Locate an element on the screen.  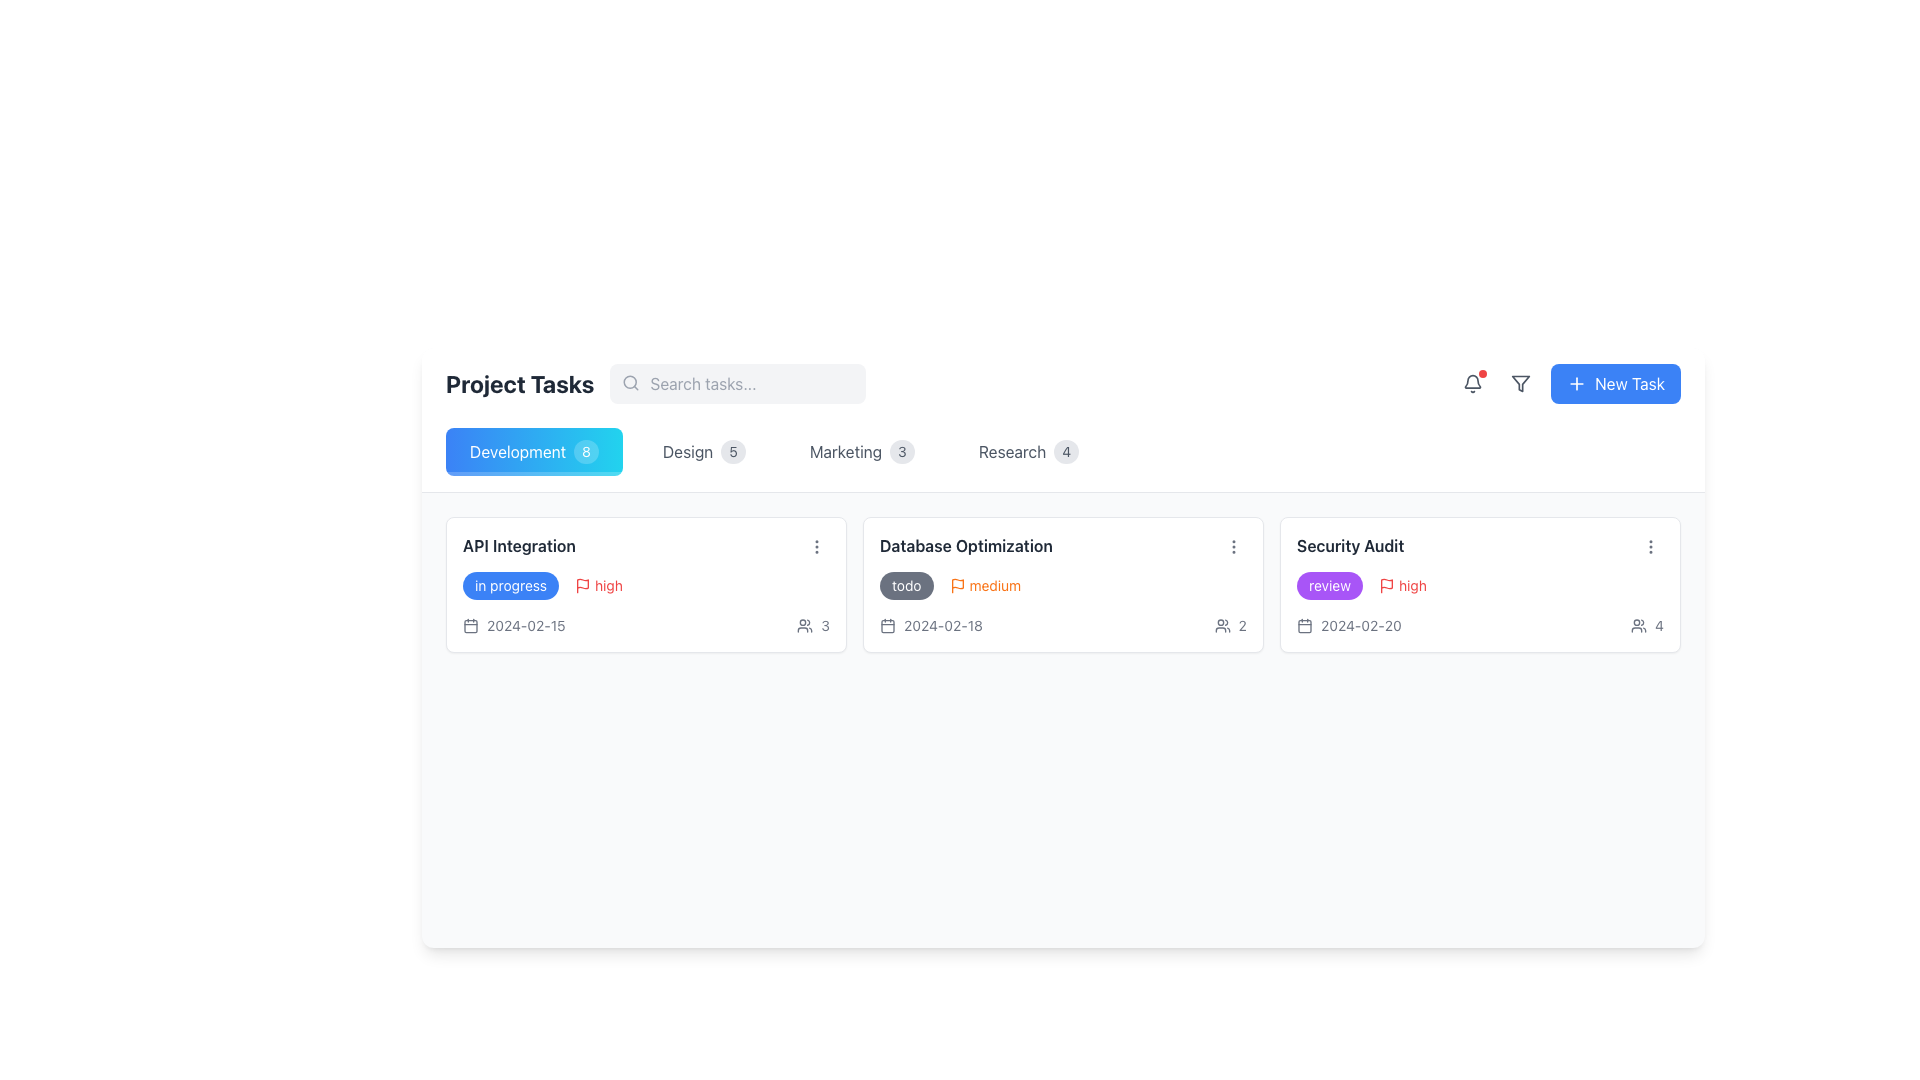
the 'Development' button with rounded corners and a gradient background, which has the text 'Development' and a badge with the number '8' is located at coordinates (534, 451).